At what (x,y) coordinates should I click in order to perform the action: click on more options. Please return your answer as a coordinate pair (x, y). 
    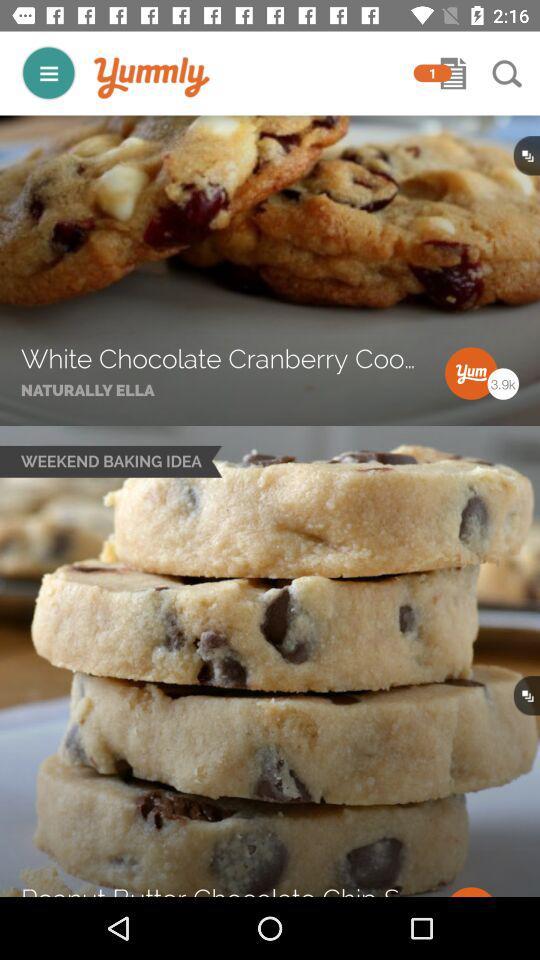
    Looking at the image, I should click on (48, 73).